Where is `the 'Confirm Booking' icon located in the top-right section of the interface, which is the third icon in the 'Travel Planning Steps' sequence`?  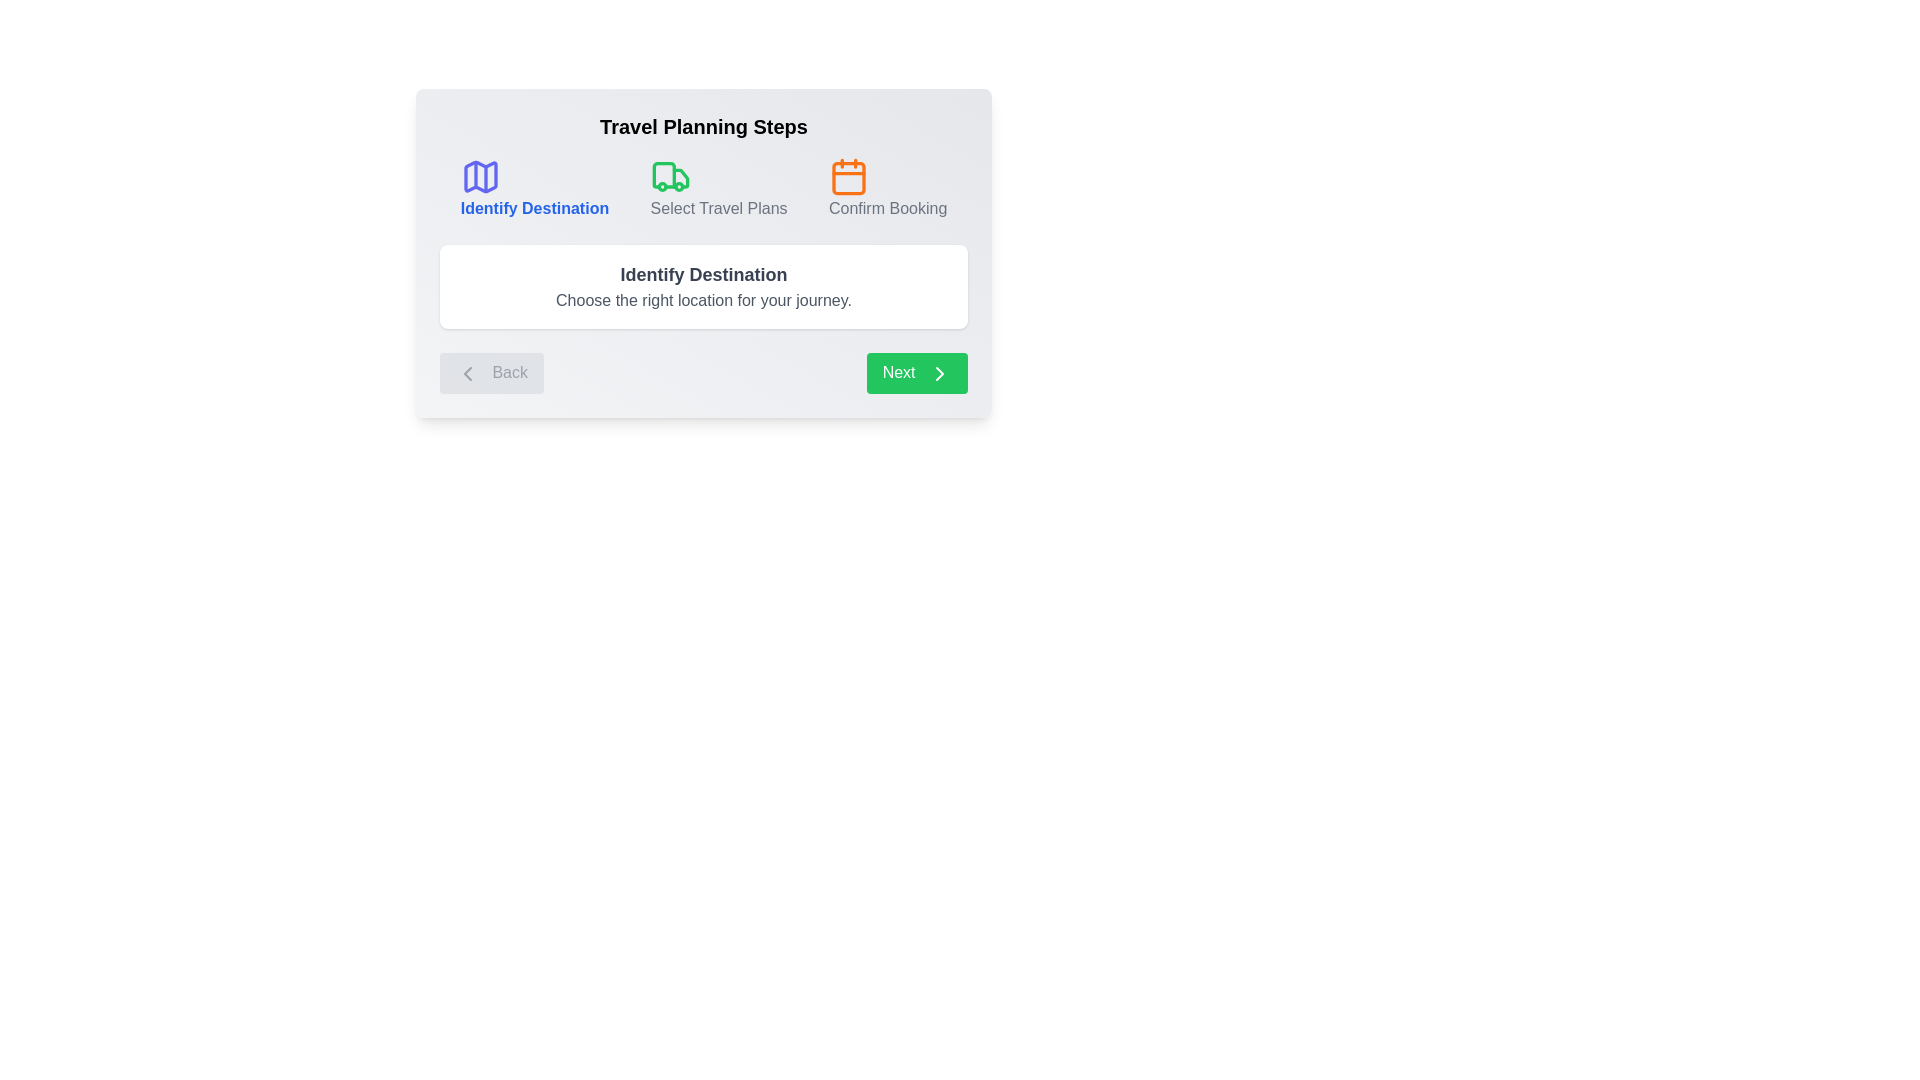
the 'Confirm Booking' icon located in the top-right section of the interface, which is the third icon in the 'Travel Planning Steps' sequence is located at coordinates (849, 176).